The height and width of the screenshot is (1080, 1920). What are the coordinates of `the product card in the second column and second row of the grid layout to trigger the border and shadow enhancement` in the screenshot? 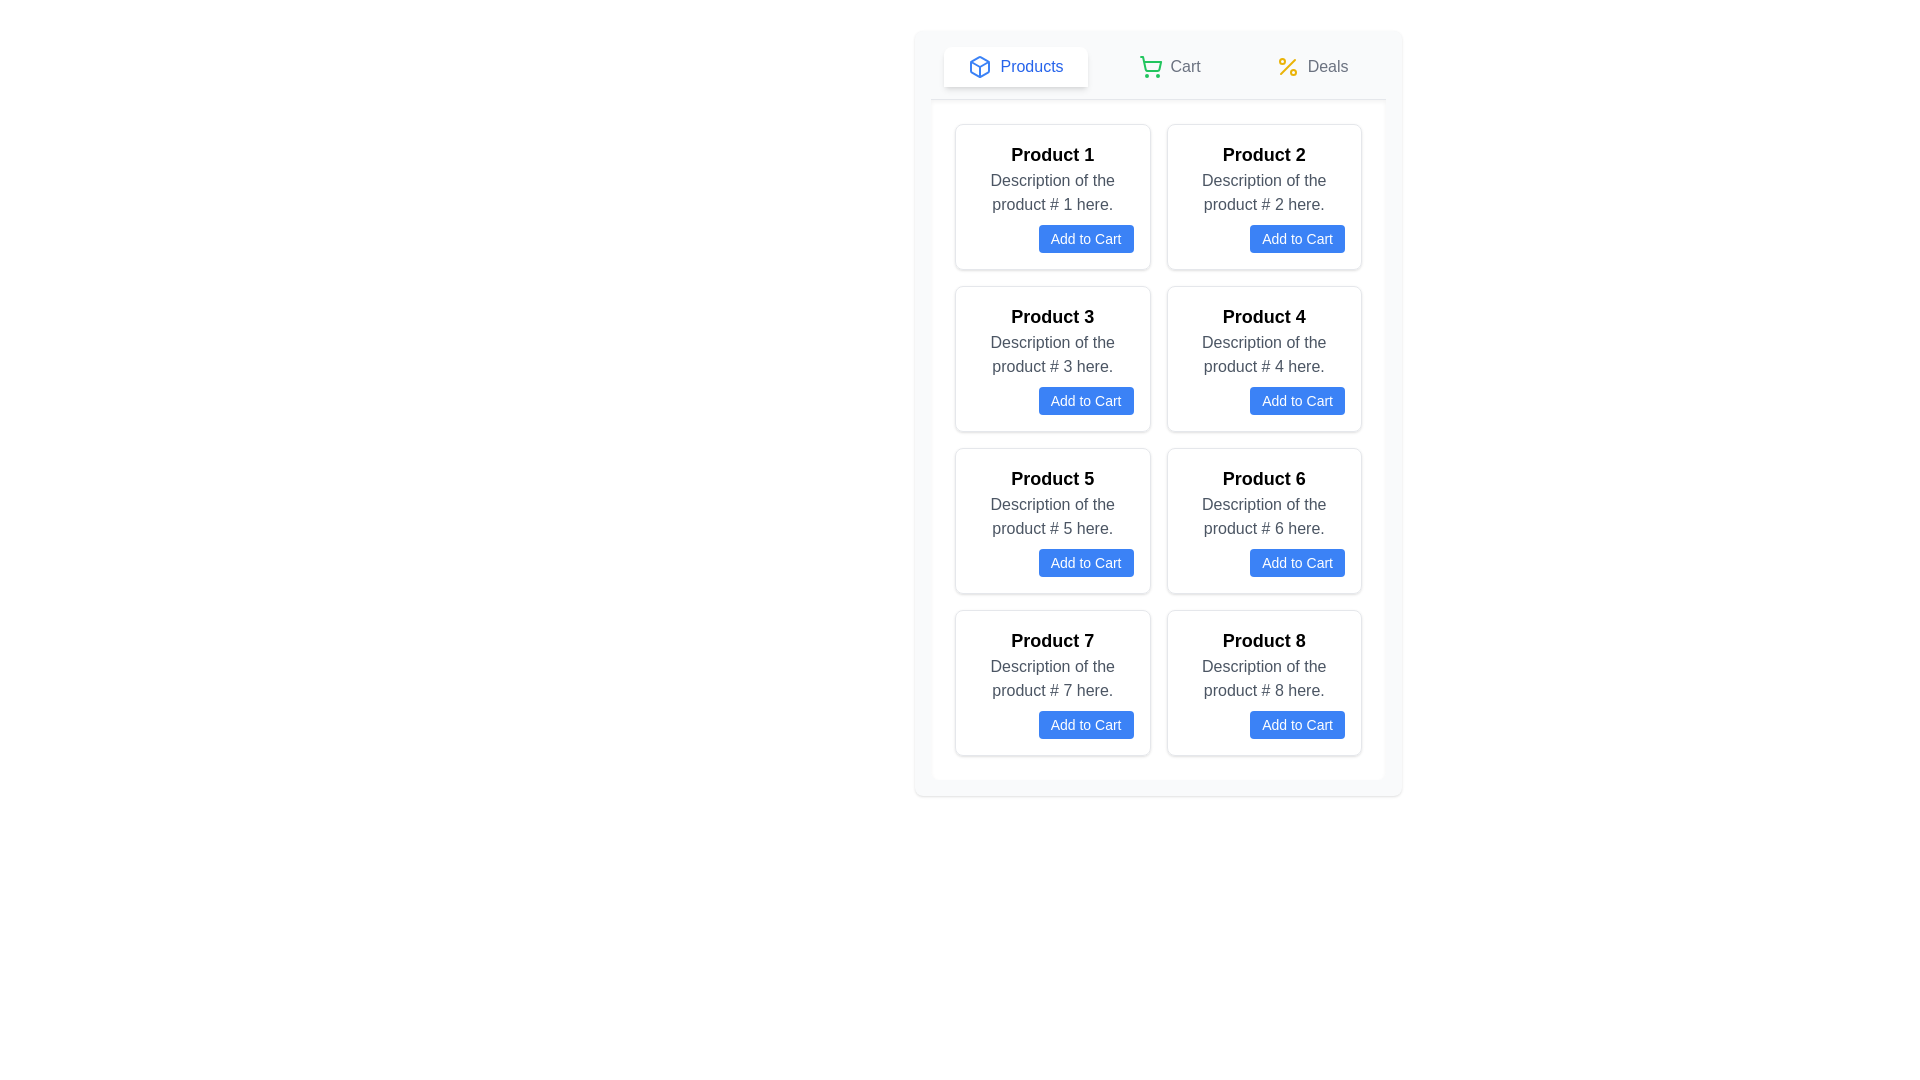 It's located at (1263, 357).